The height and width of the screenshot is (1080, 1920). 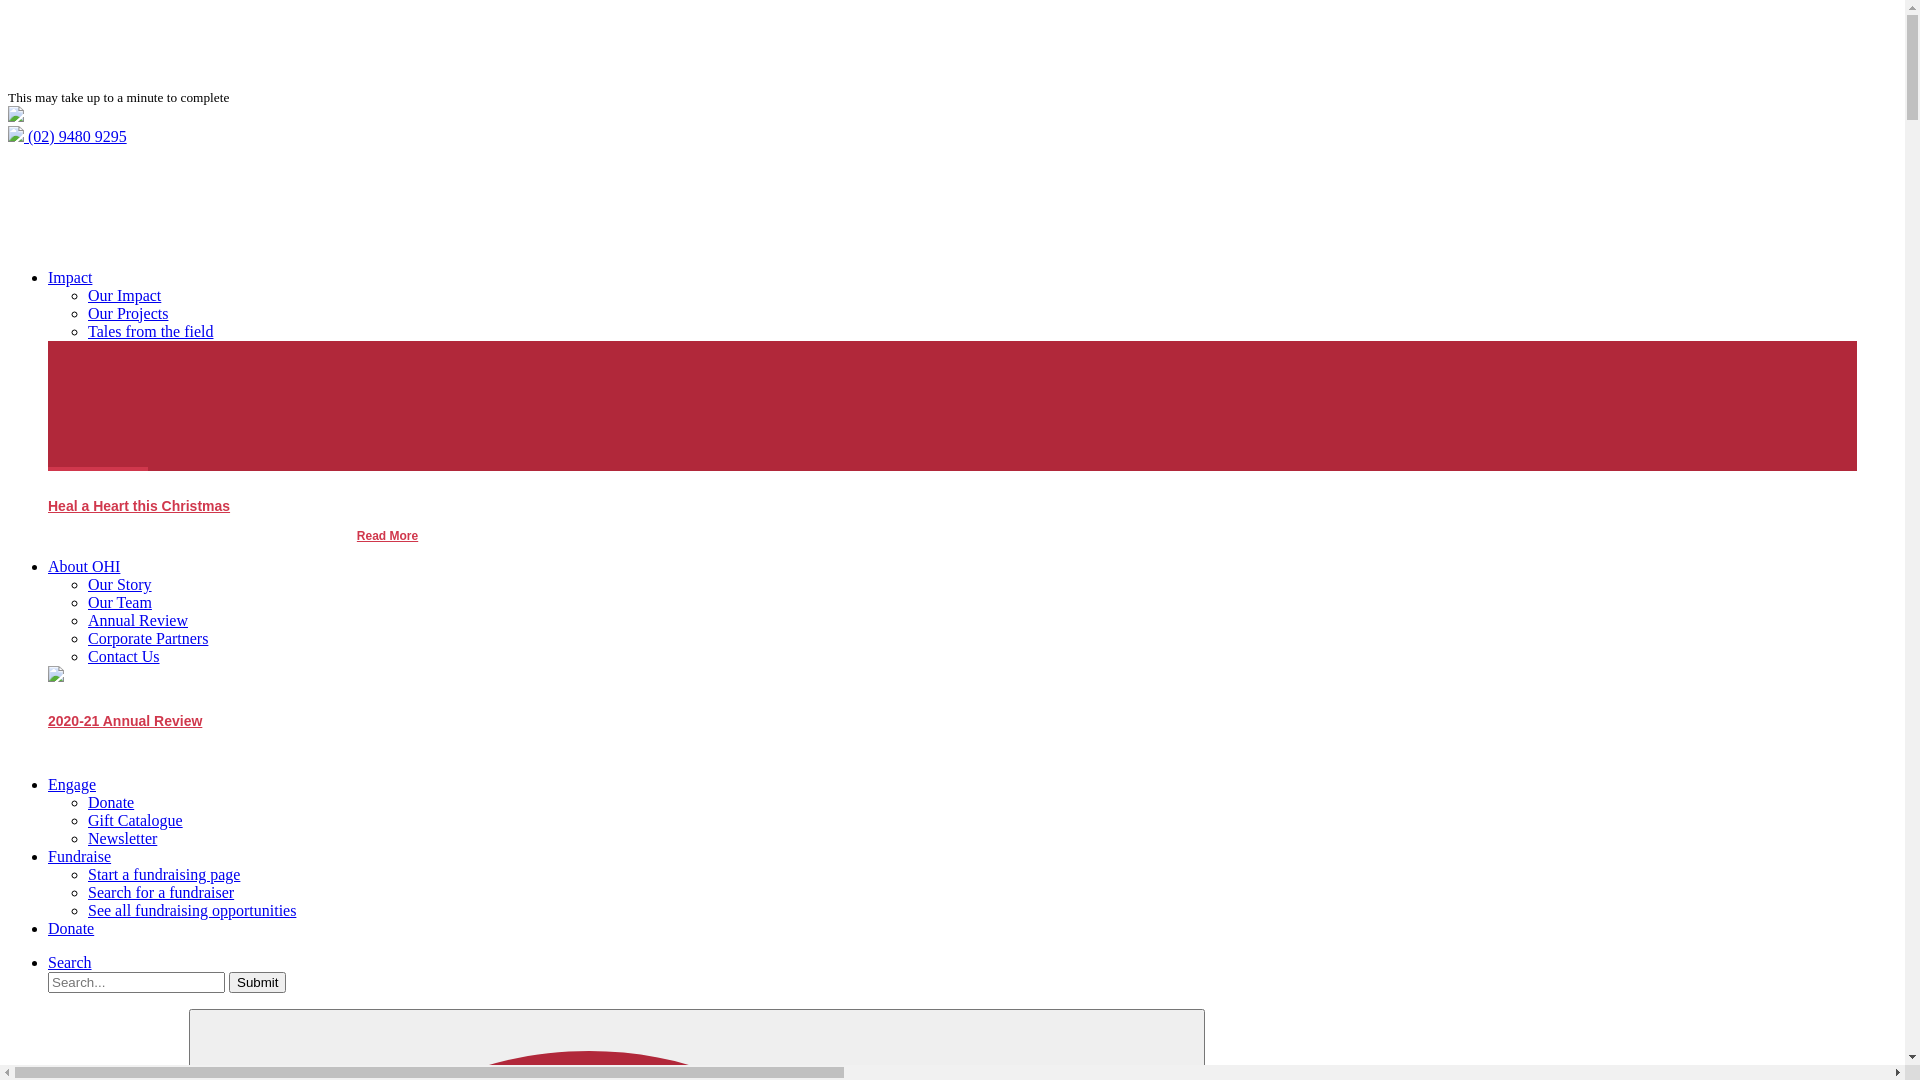 What do you see at coordinates (138, 509) in the screenshot?
I see `'Heal a Heart this Christmas'` at bounding box center [138, 509].